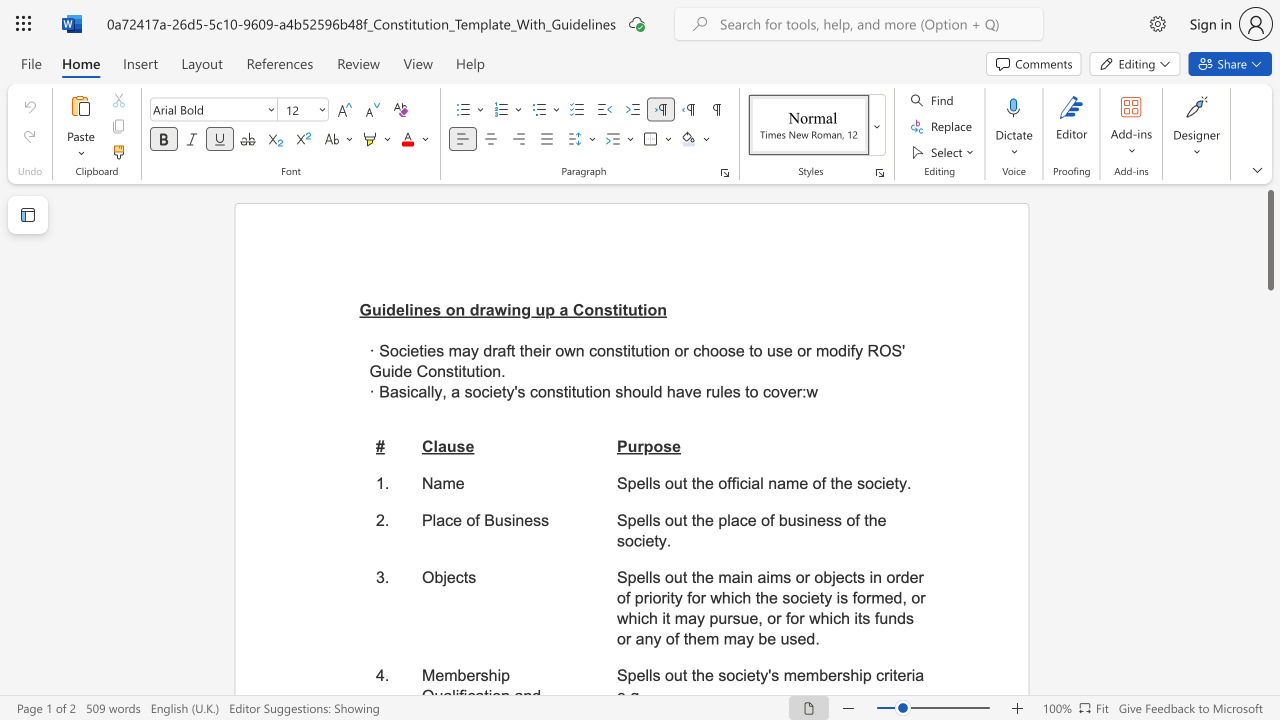 The height and width of the screenshot is (720, 1280). I want to click on the scrollbar on the side, so click(1269, 450).